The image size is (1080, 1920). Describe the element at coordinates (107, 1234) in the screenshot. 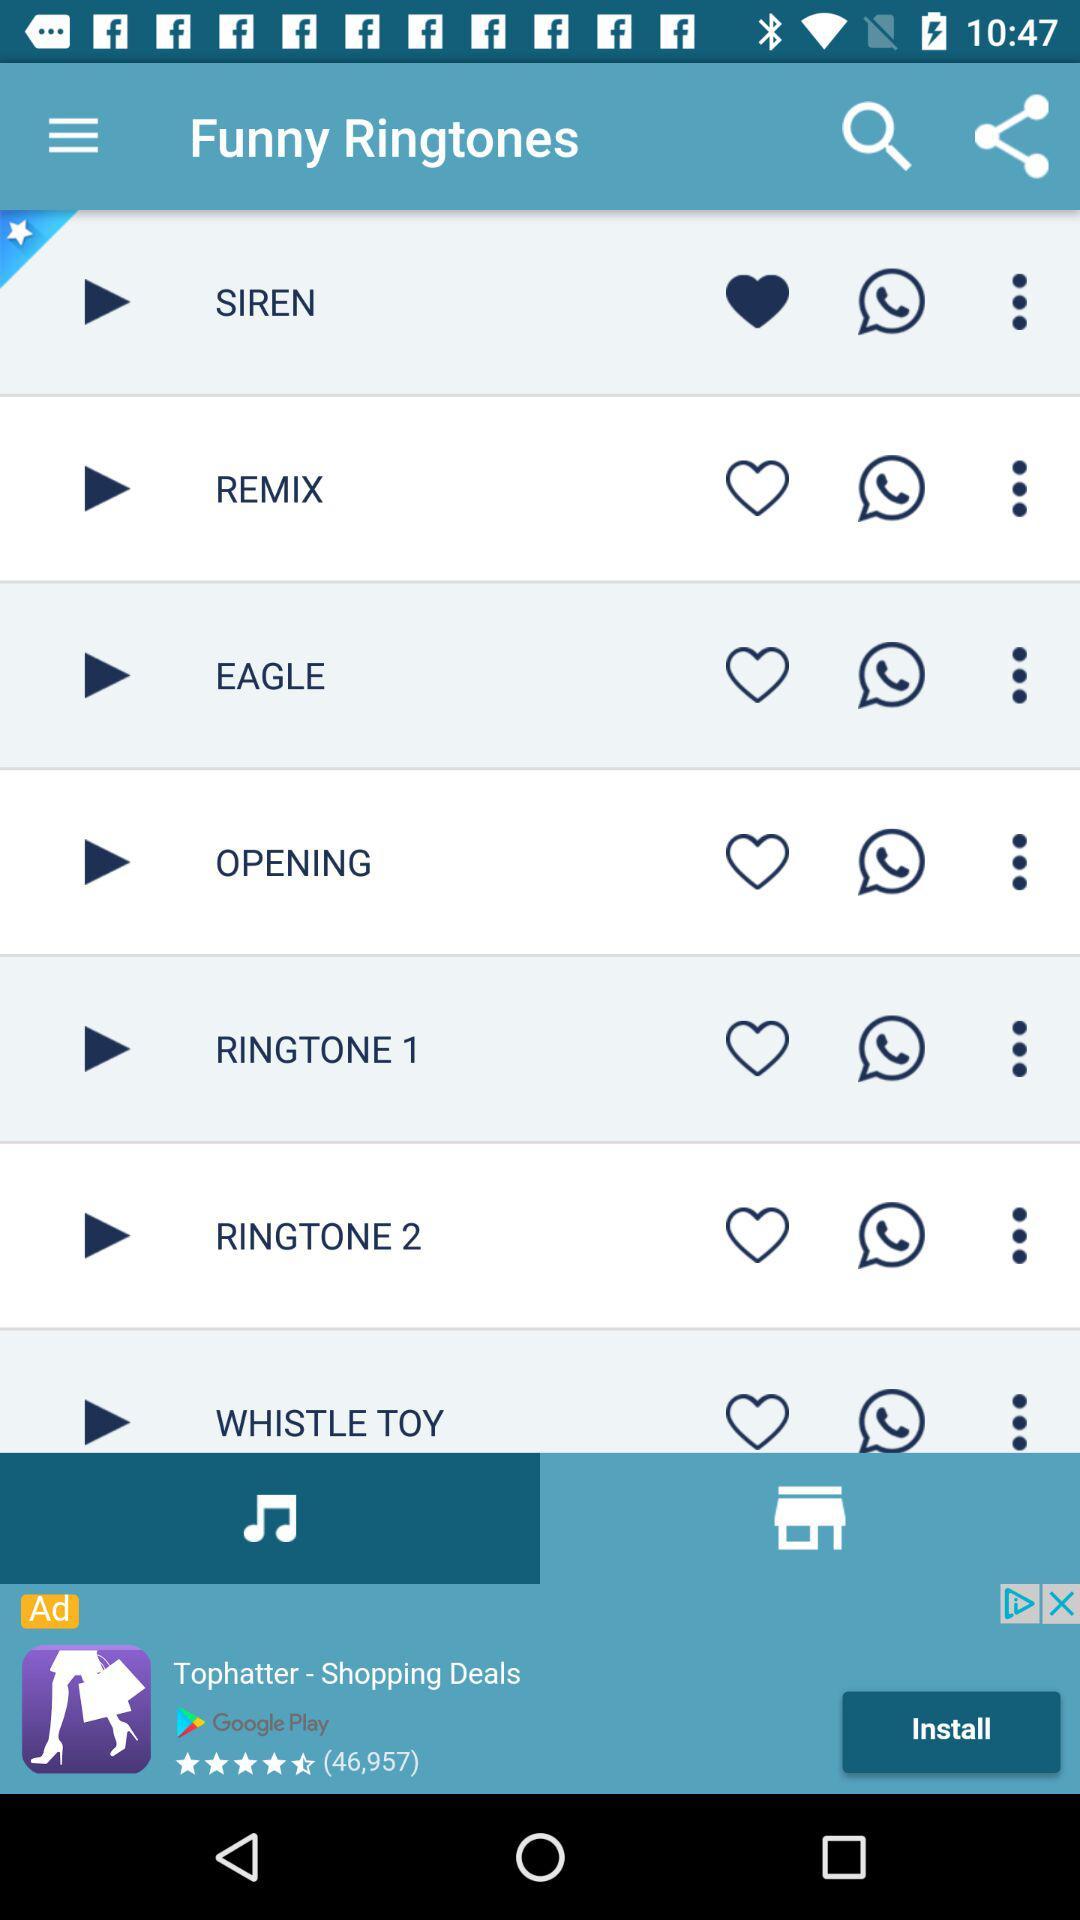

I see `selected ringtone` at that location.